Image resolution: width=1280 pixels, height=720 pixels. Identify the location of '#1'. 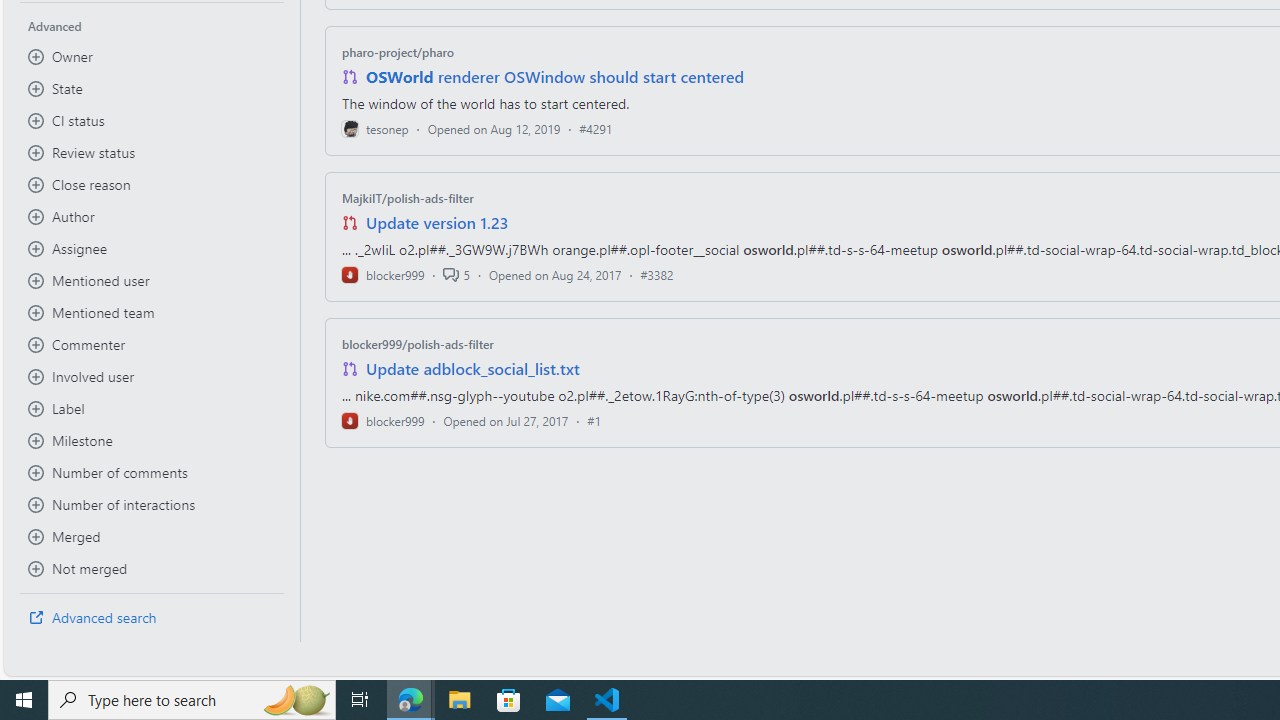
(593, 419).